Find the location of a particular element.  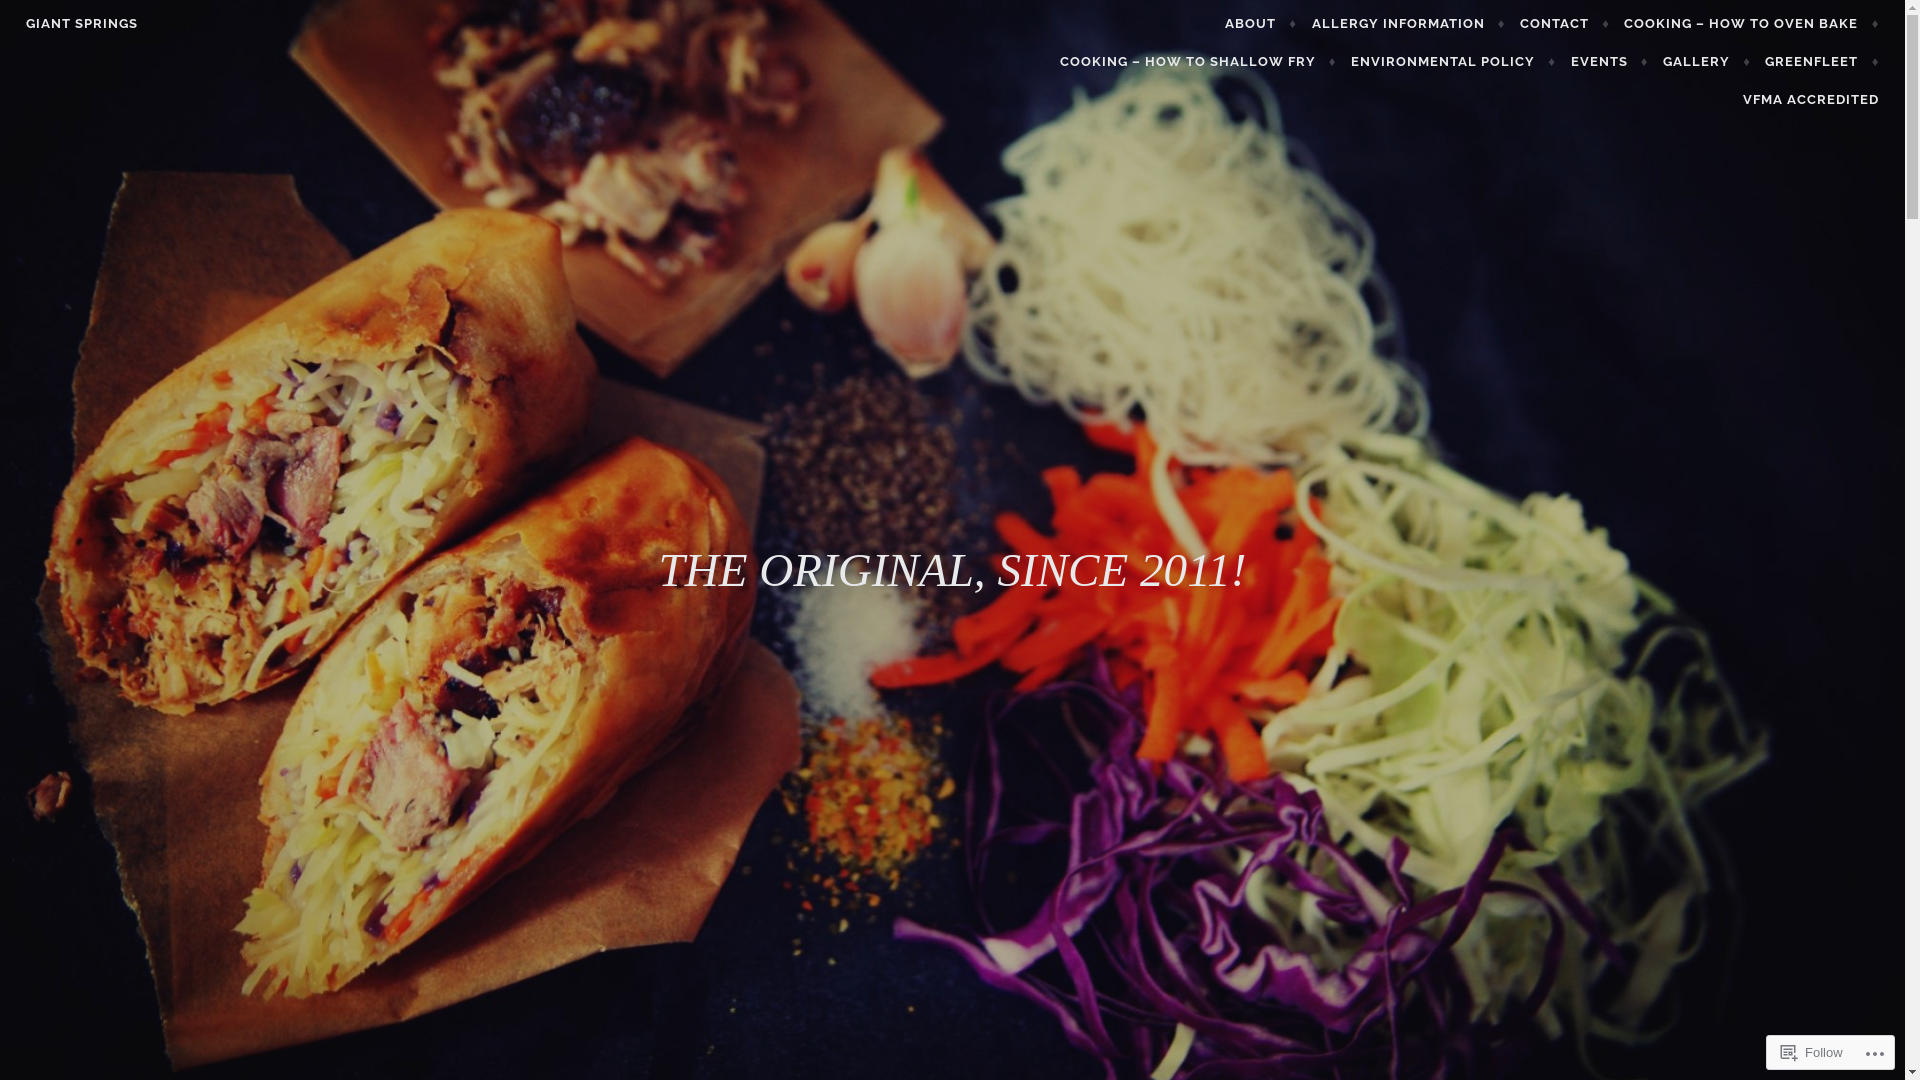

'GREENFLEET' is located at coordinates (1822, 60).